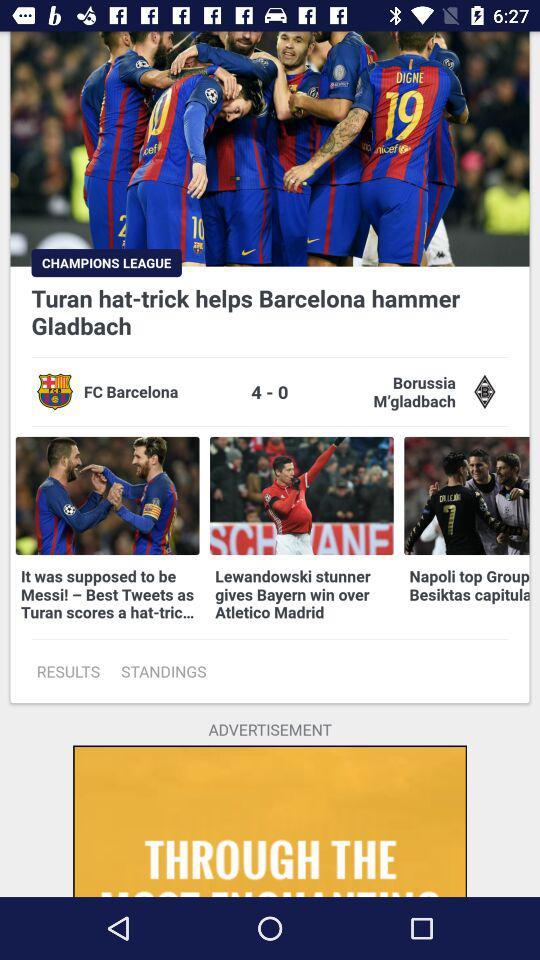 The width and height of the screenshot is (540, 960). I want to click on the icon below the advertisement, so click(270, 821).